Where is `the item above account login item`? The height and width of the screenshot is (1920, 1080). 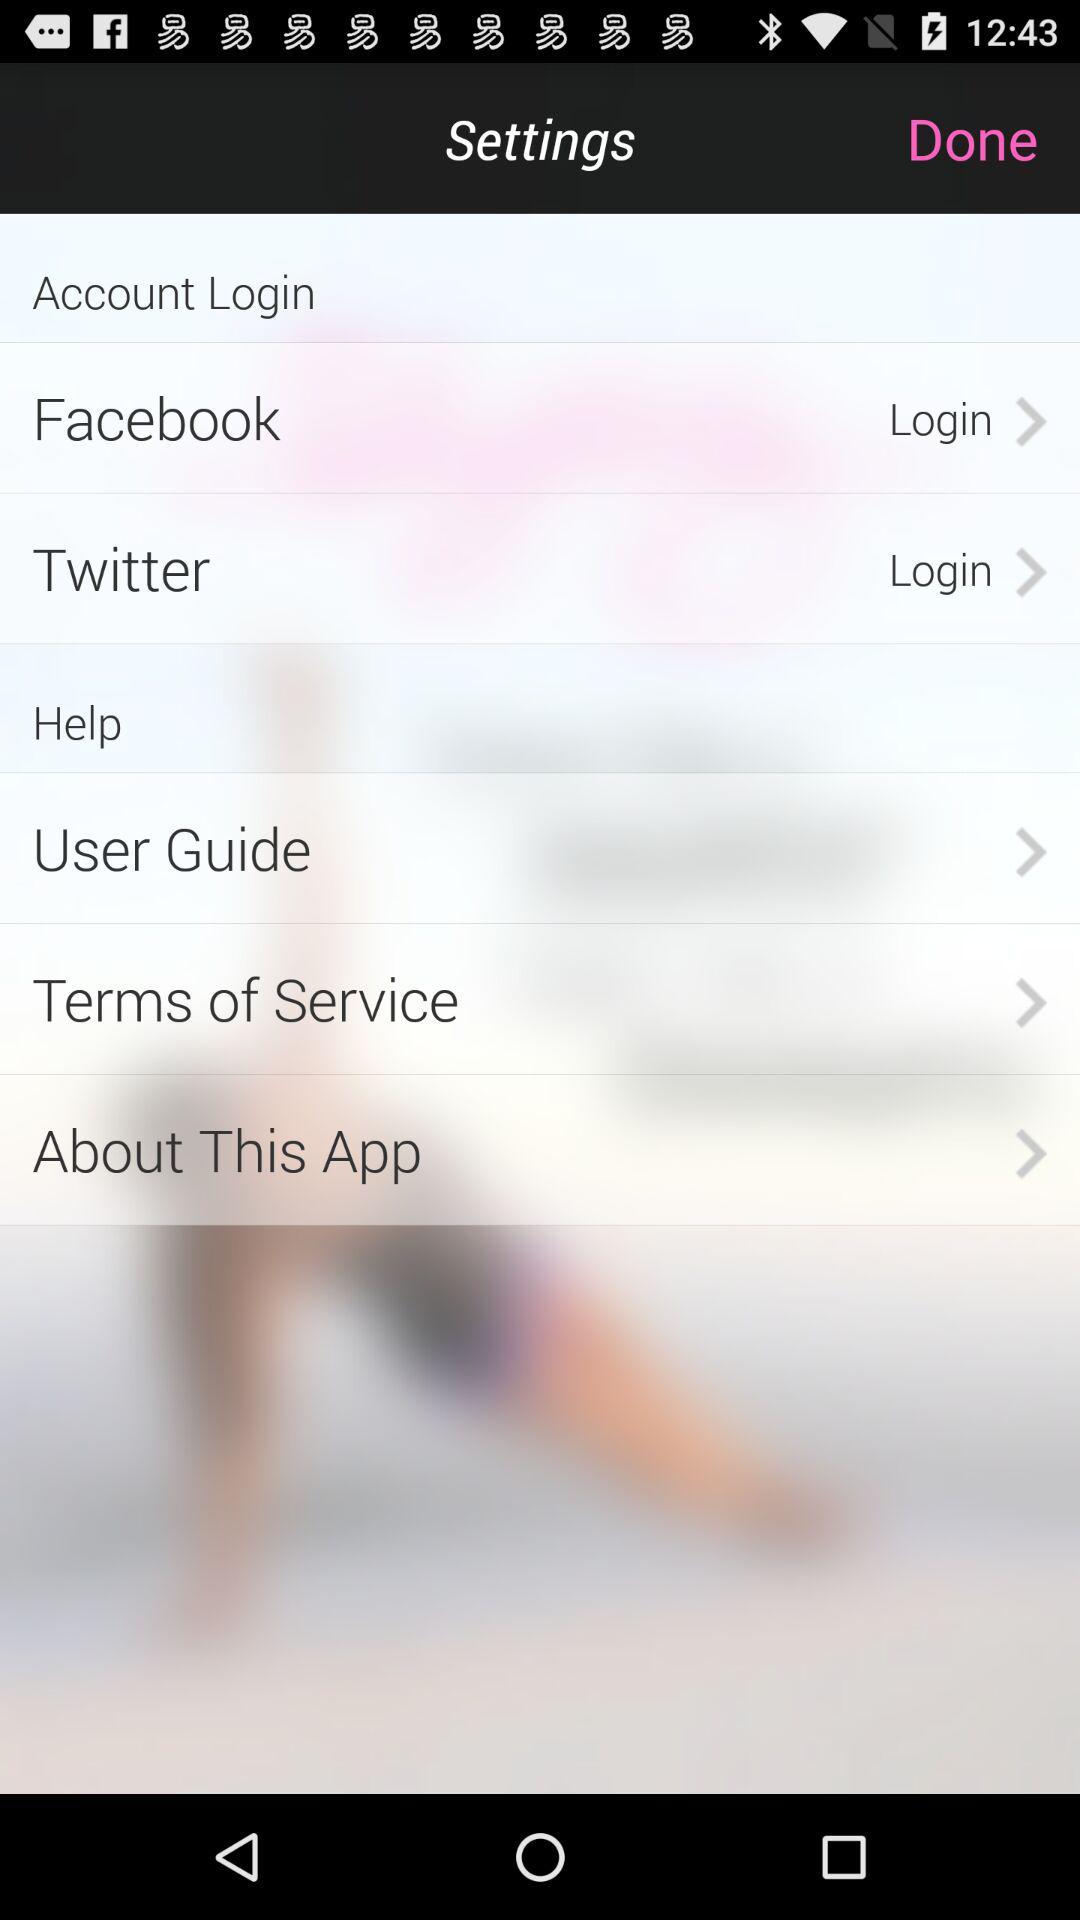 the item above account login item is located at coordinates (992, 137).